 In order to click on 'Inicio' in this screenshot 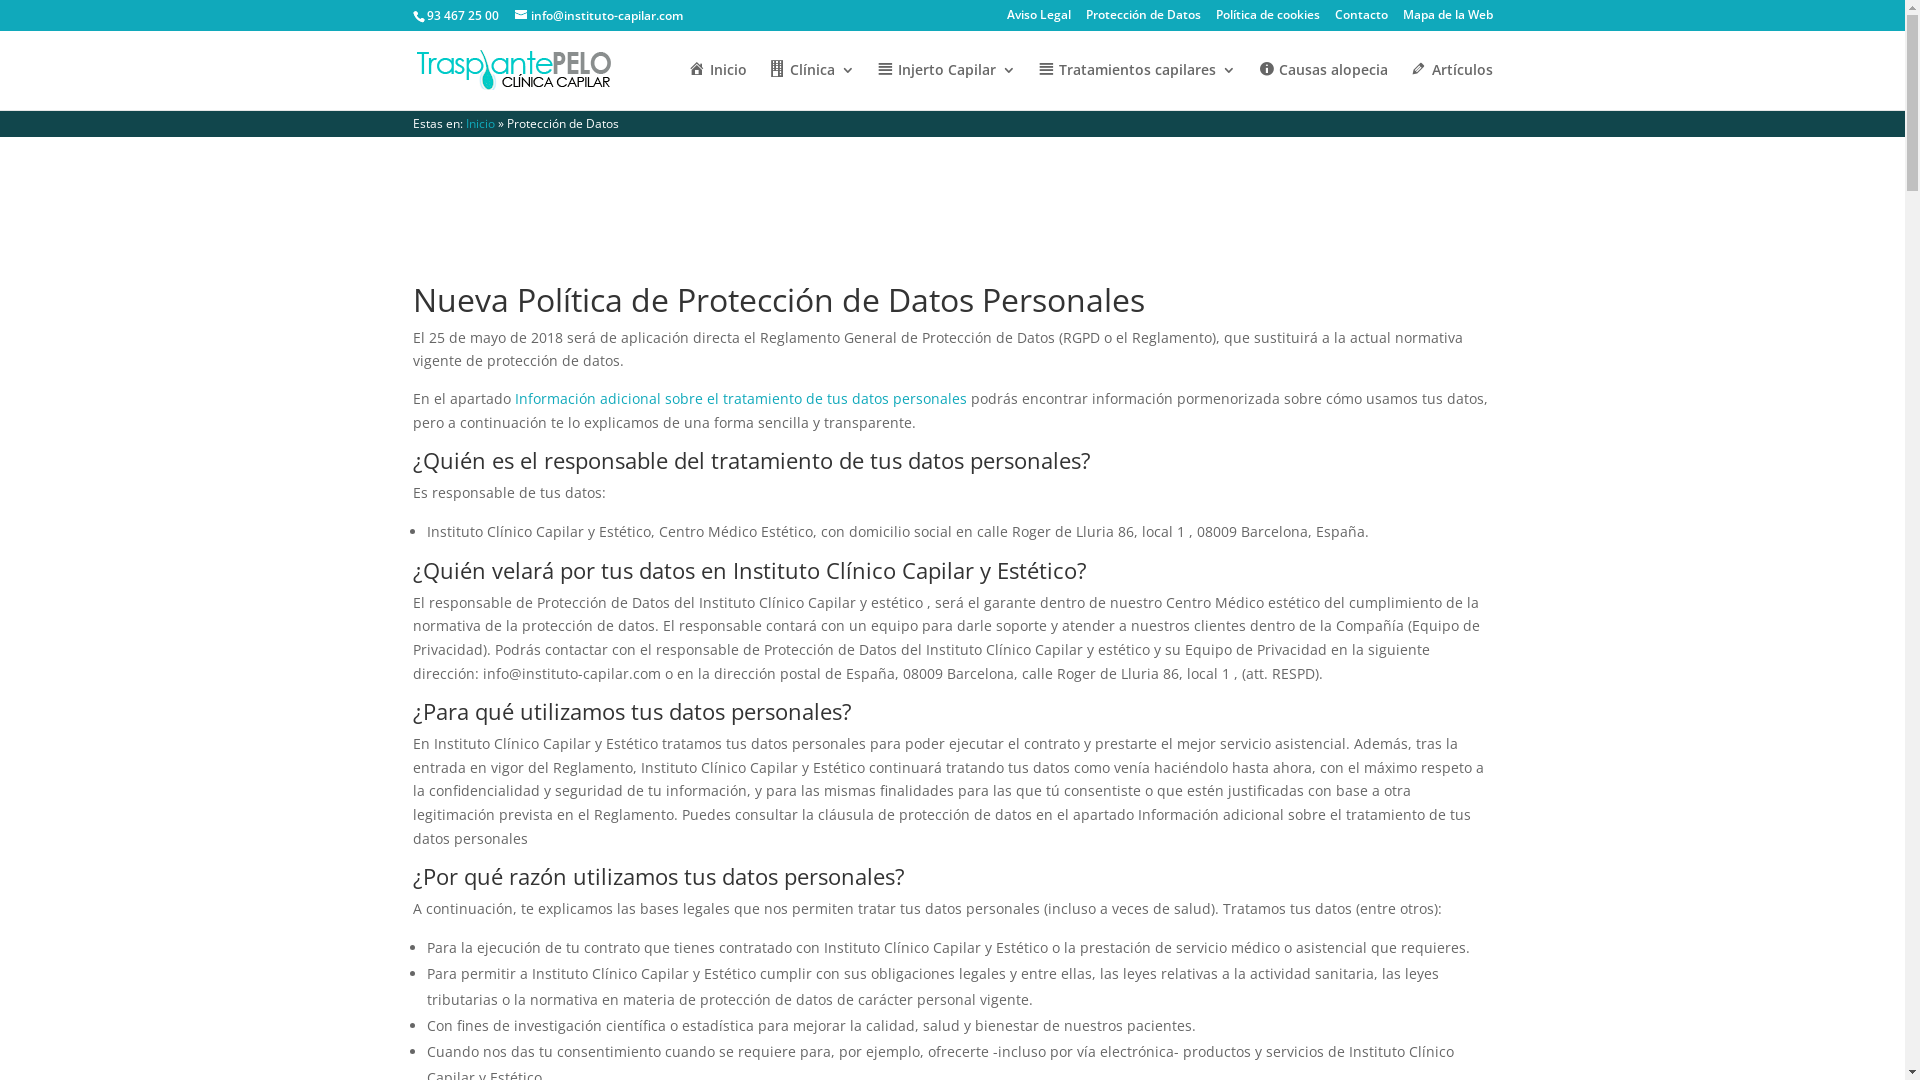, I will do `click(716, 85)`.